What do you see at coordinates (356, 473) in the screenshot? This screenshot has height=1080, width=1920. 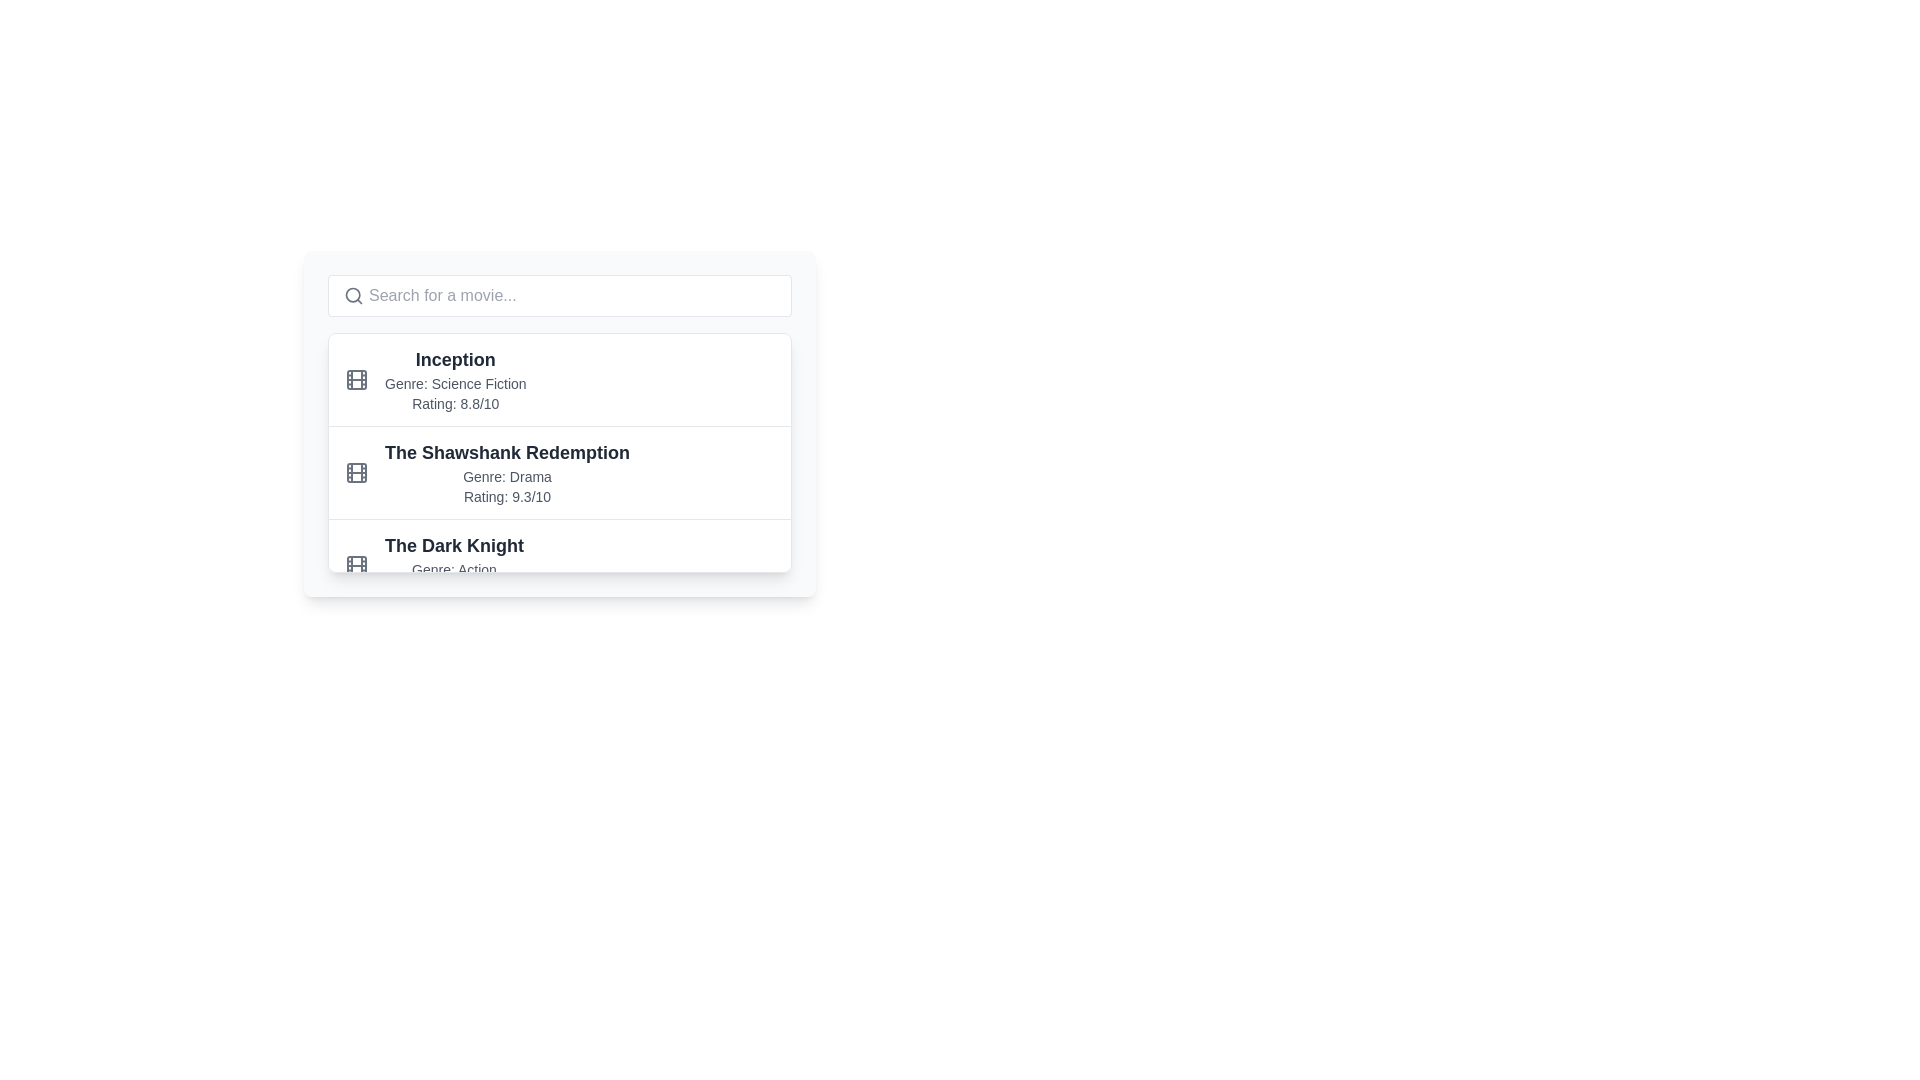 I see `the film reel icon representing 'The Shawshank Redemption', which is styled in gray and located to the left of the movie title` at bounding box center [356, 473].